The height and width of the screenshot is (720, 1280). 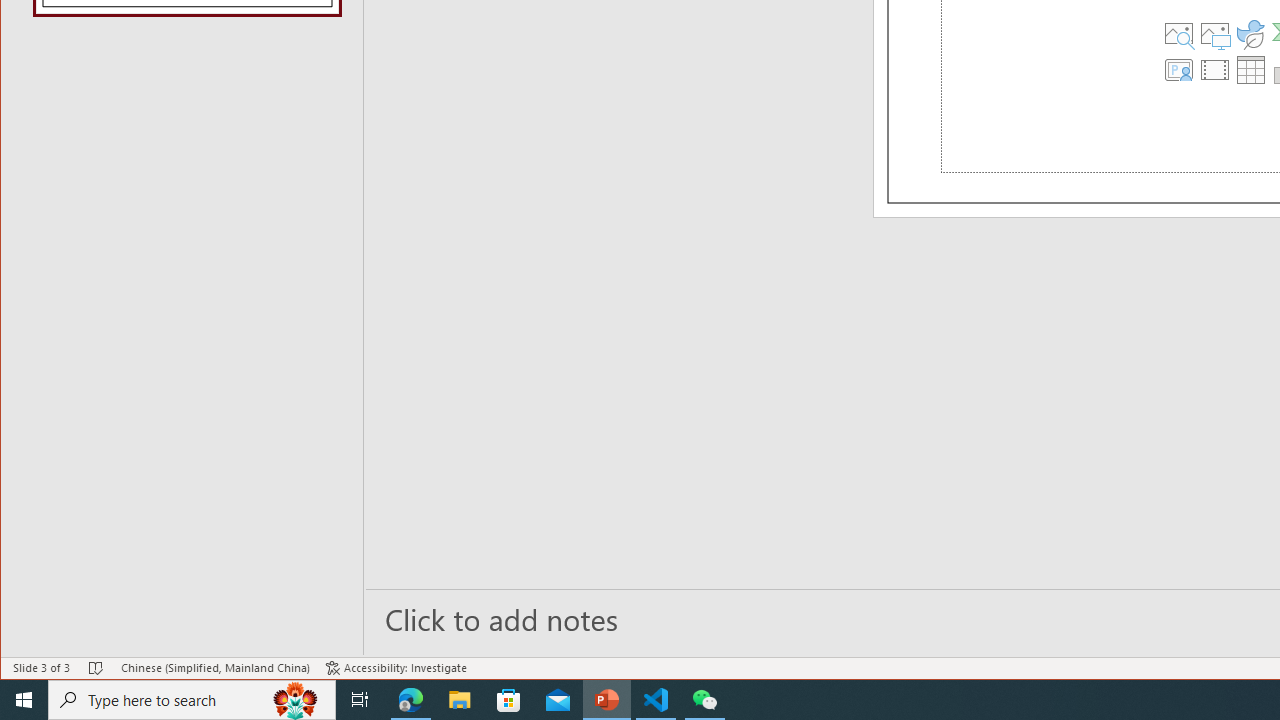 What do you see at coordinates (1179, 33) in the screenshot?
I see `'Stock Images'` at bounding box center [1179, 33].